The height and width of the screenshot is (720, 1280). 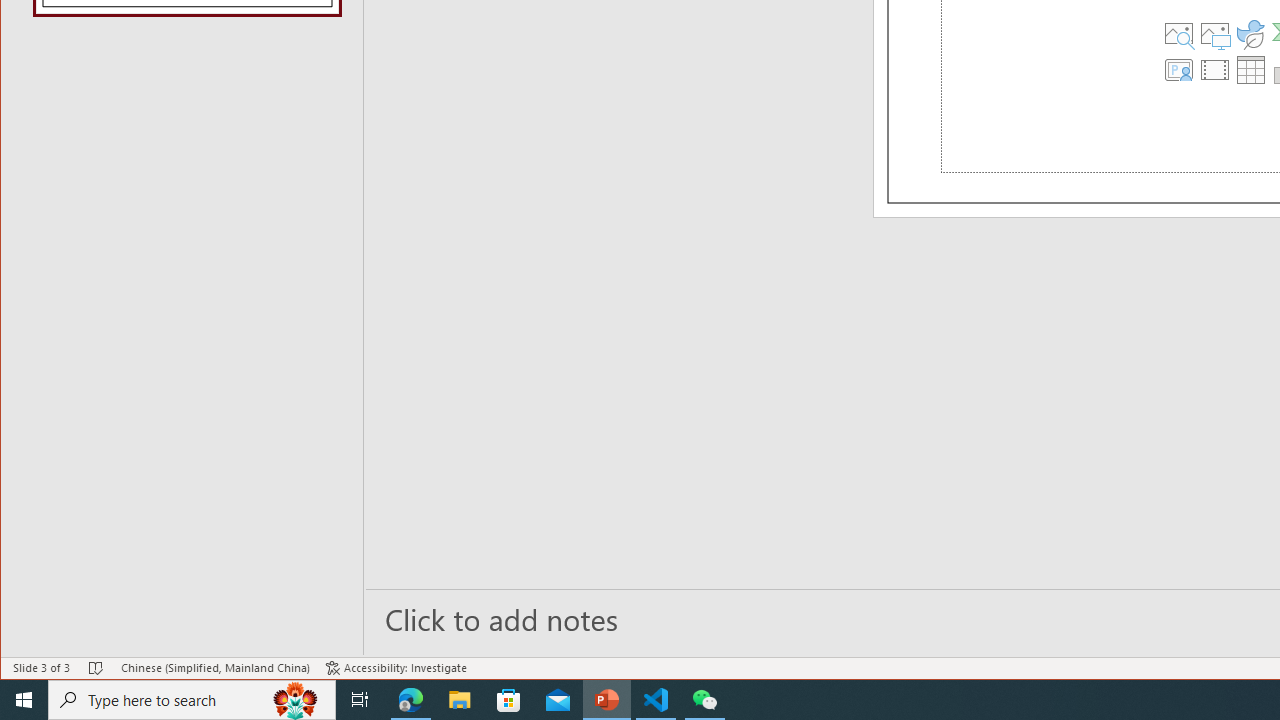 What do you see at coordinates (1179, 33) in the screenshot?
I see `'Stock Images'` at bounding box center [1179, 33].